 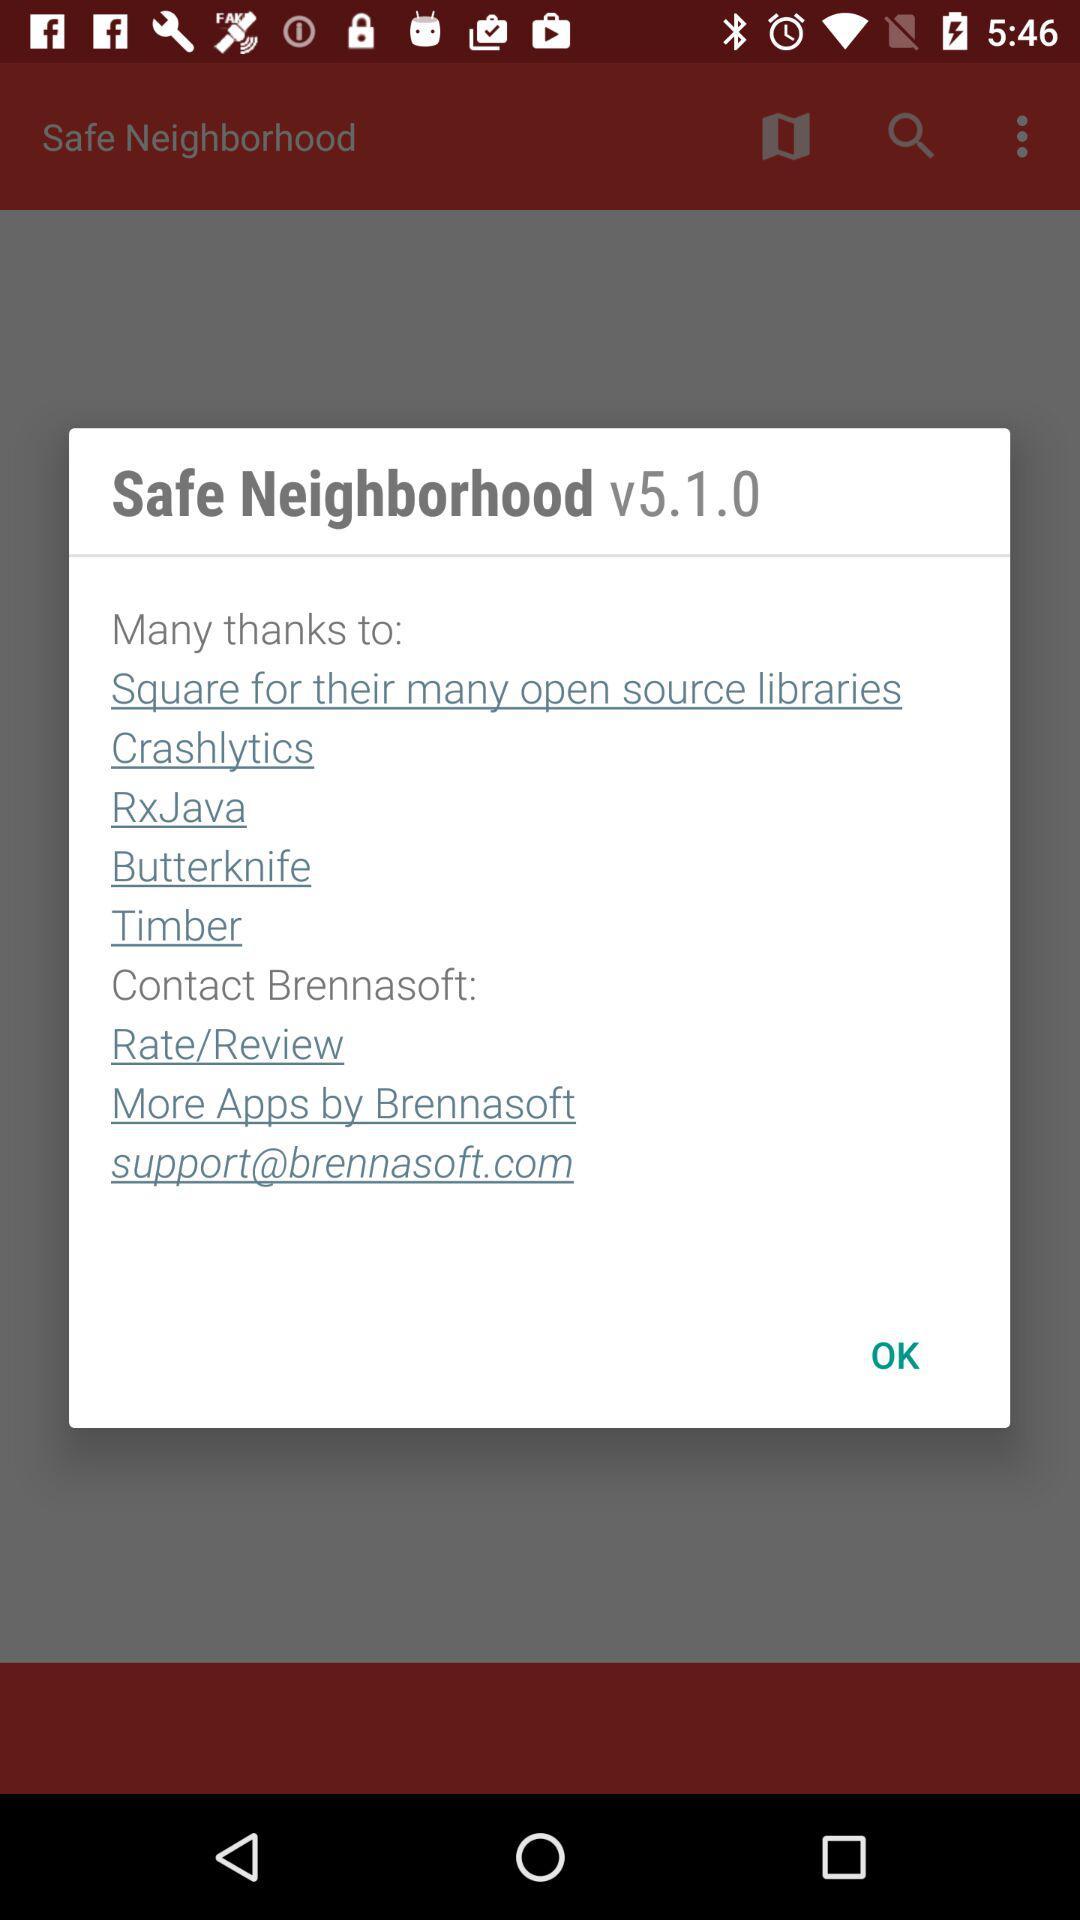 What do you see at coordinates (538, 918) in the screenshot?
I see `many thanks to` at bounding box center [538, 918].